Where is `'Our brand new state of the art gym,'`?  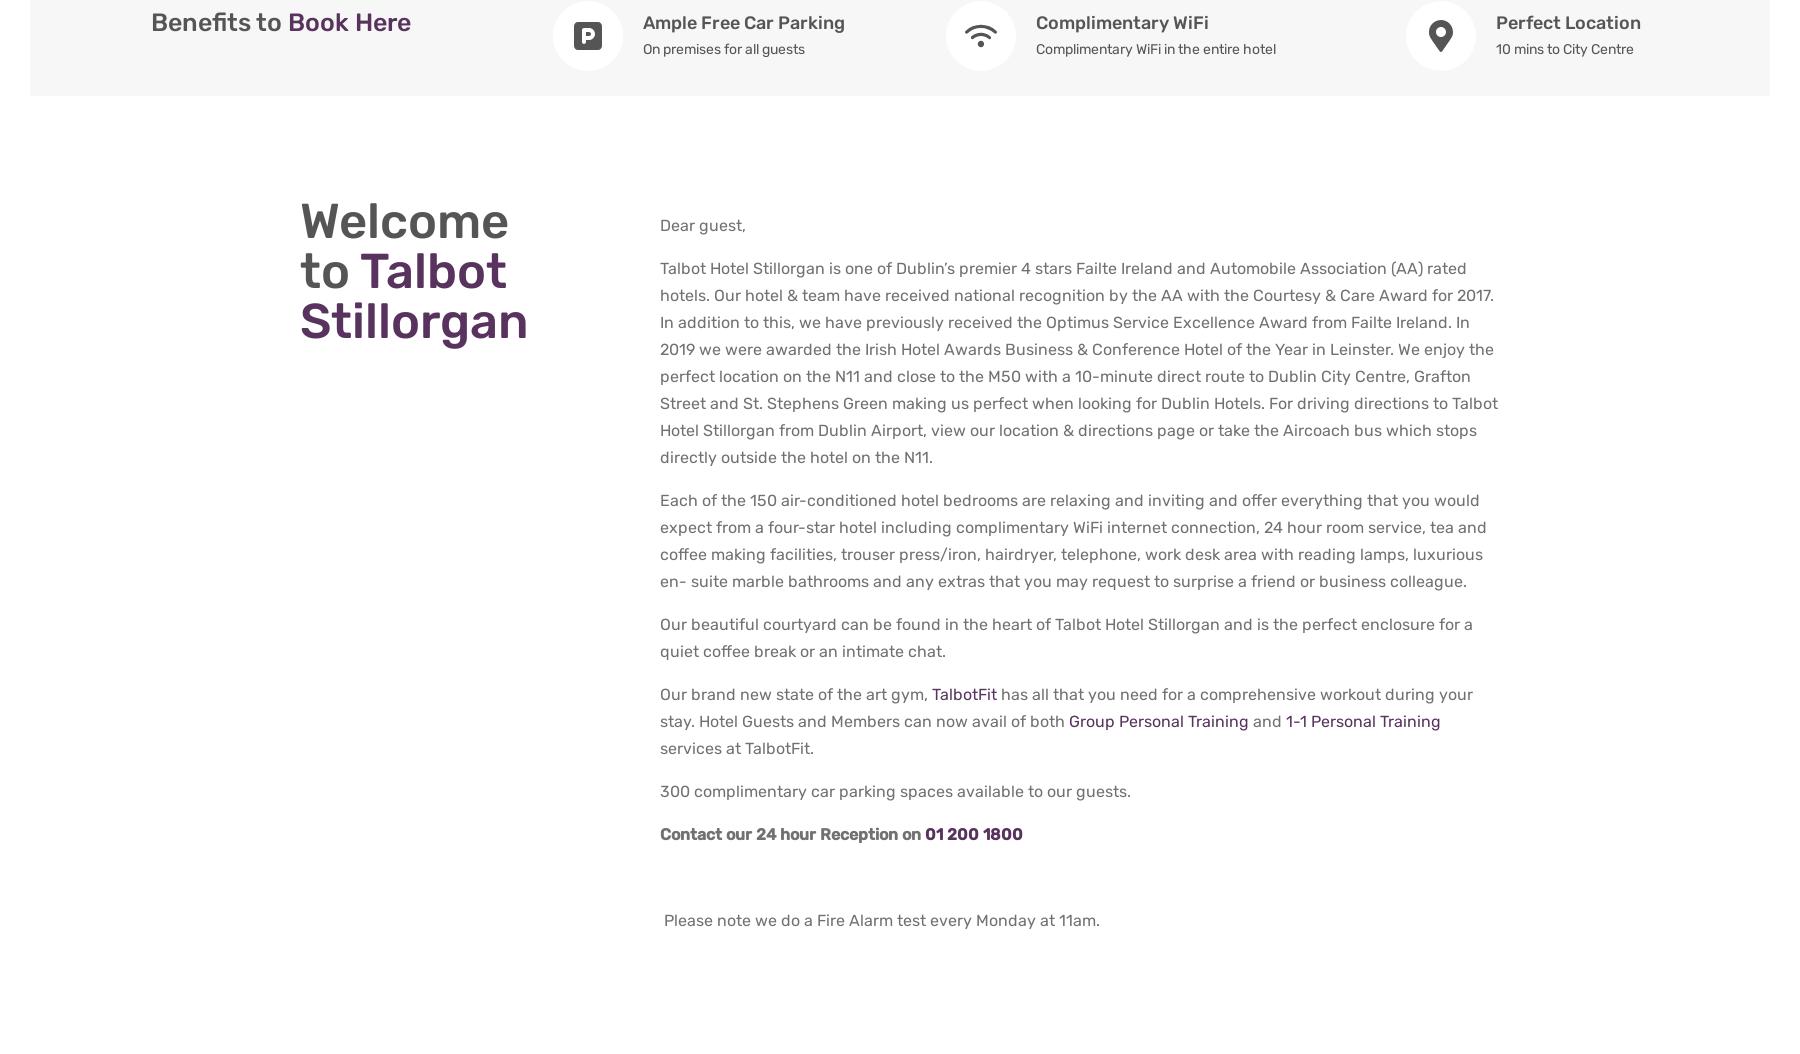
'Our brand new state of the art gym,' is located at coordinates (795, 693).